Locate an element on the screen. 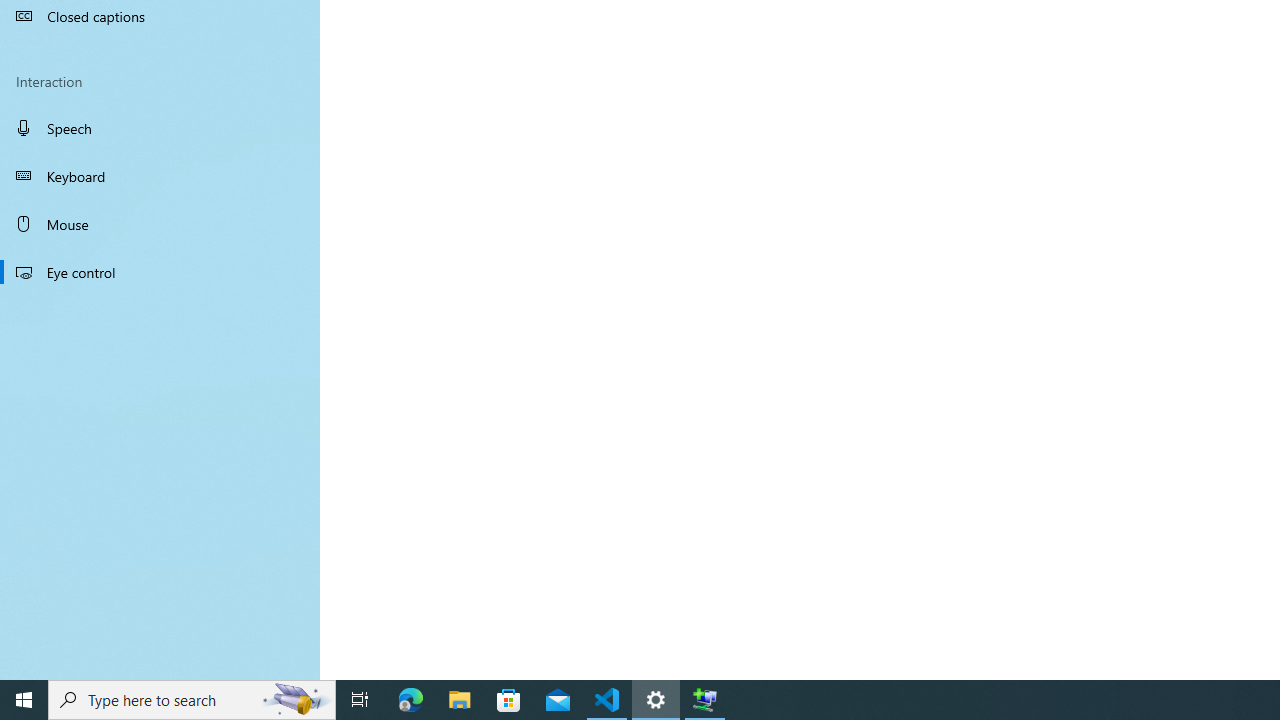  'Extensible Wizards Host Process - 1 running window' is located at coordinates (705, 698).